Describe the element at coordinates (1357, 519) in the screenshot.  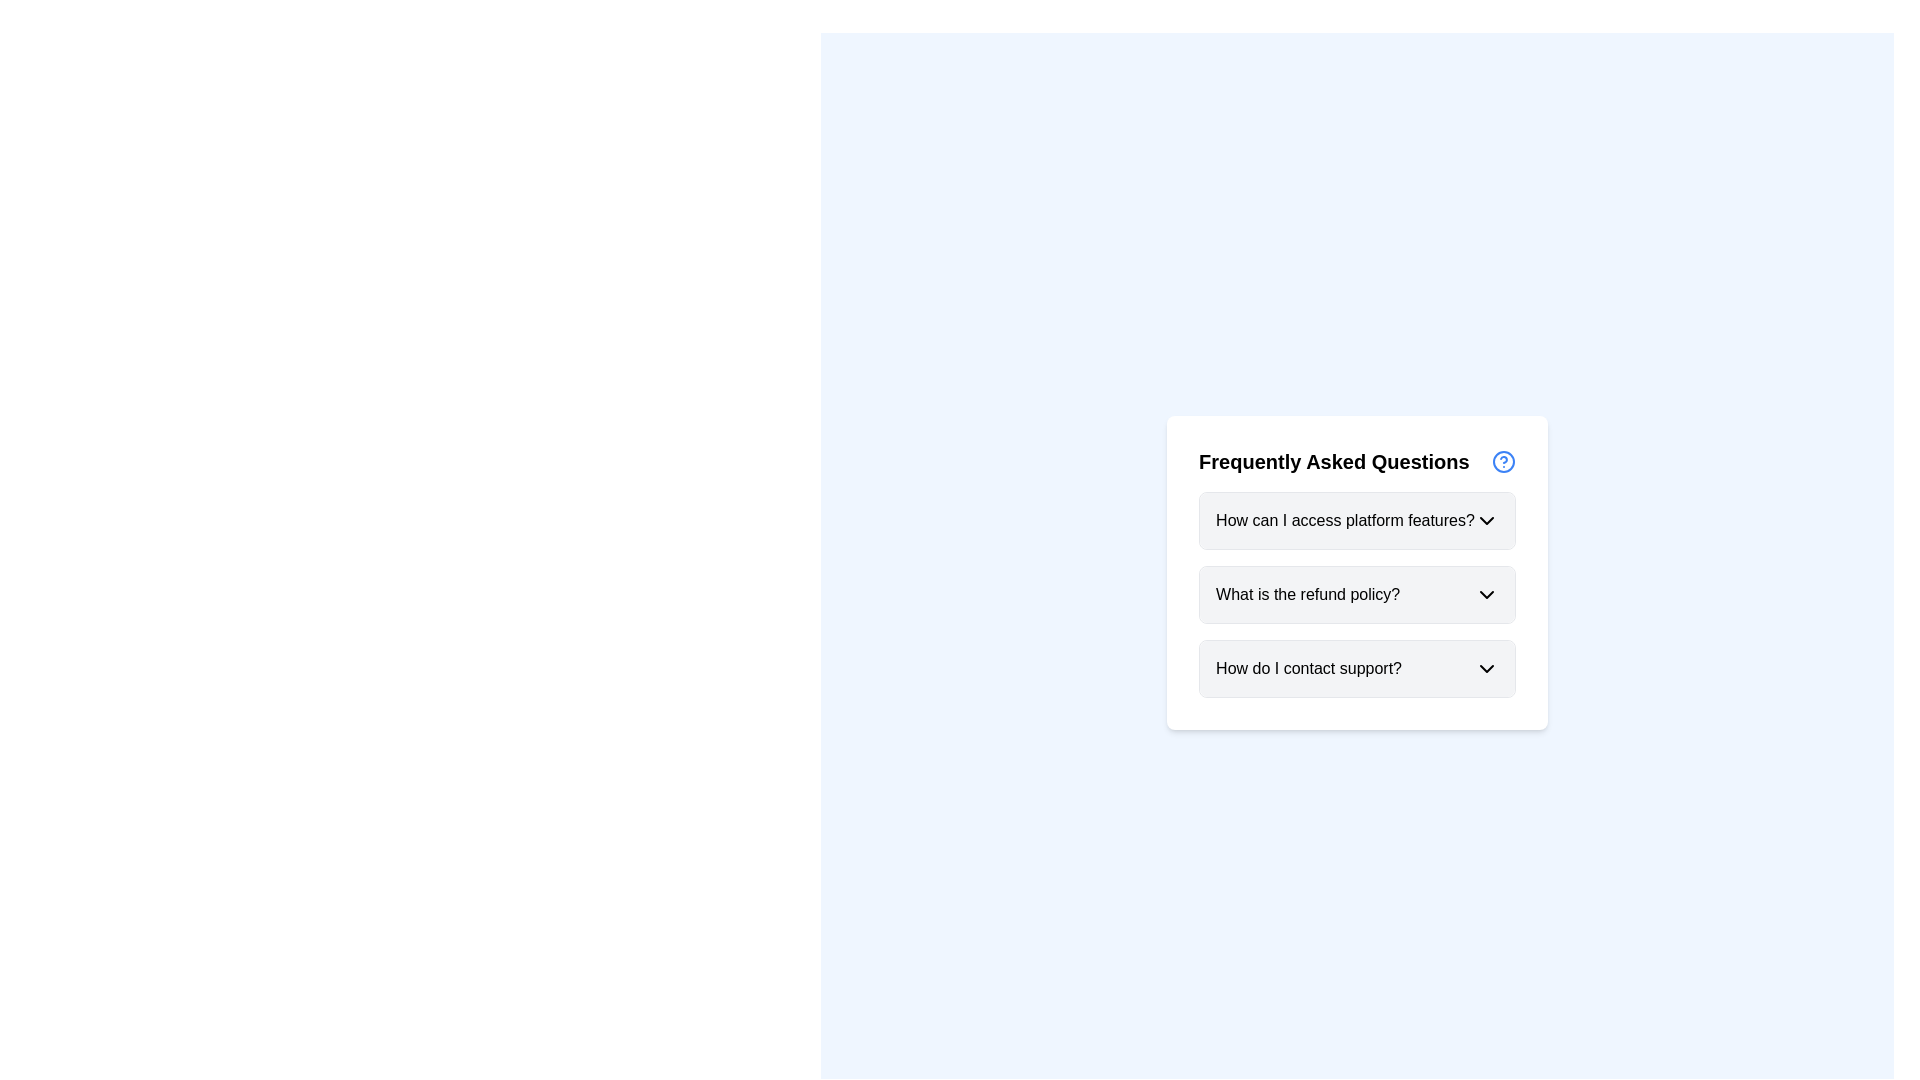
I see `the first item in the Frequently Asked Questions list, labeled 'How can I access platform features?'` at that location.